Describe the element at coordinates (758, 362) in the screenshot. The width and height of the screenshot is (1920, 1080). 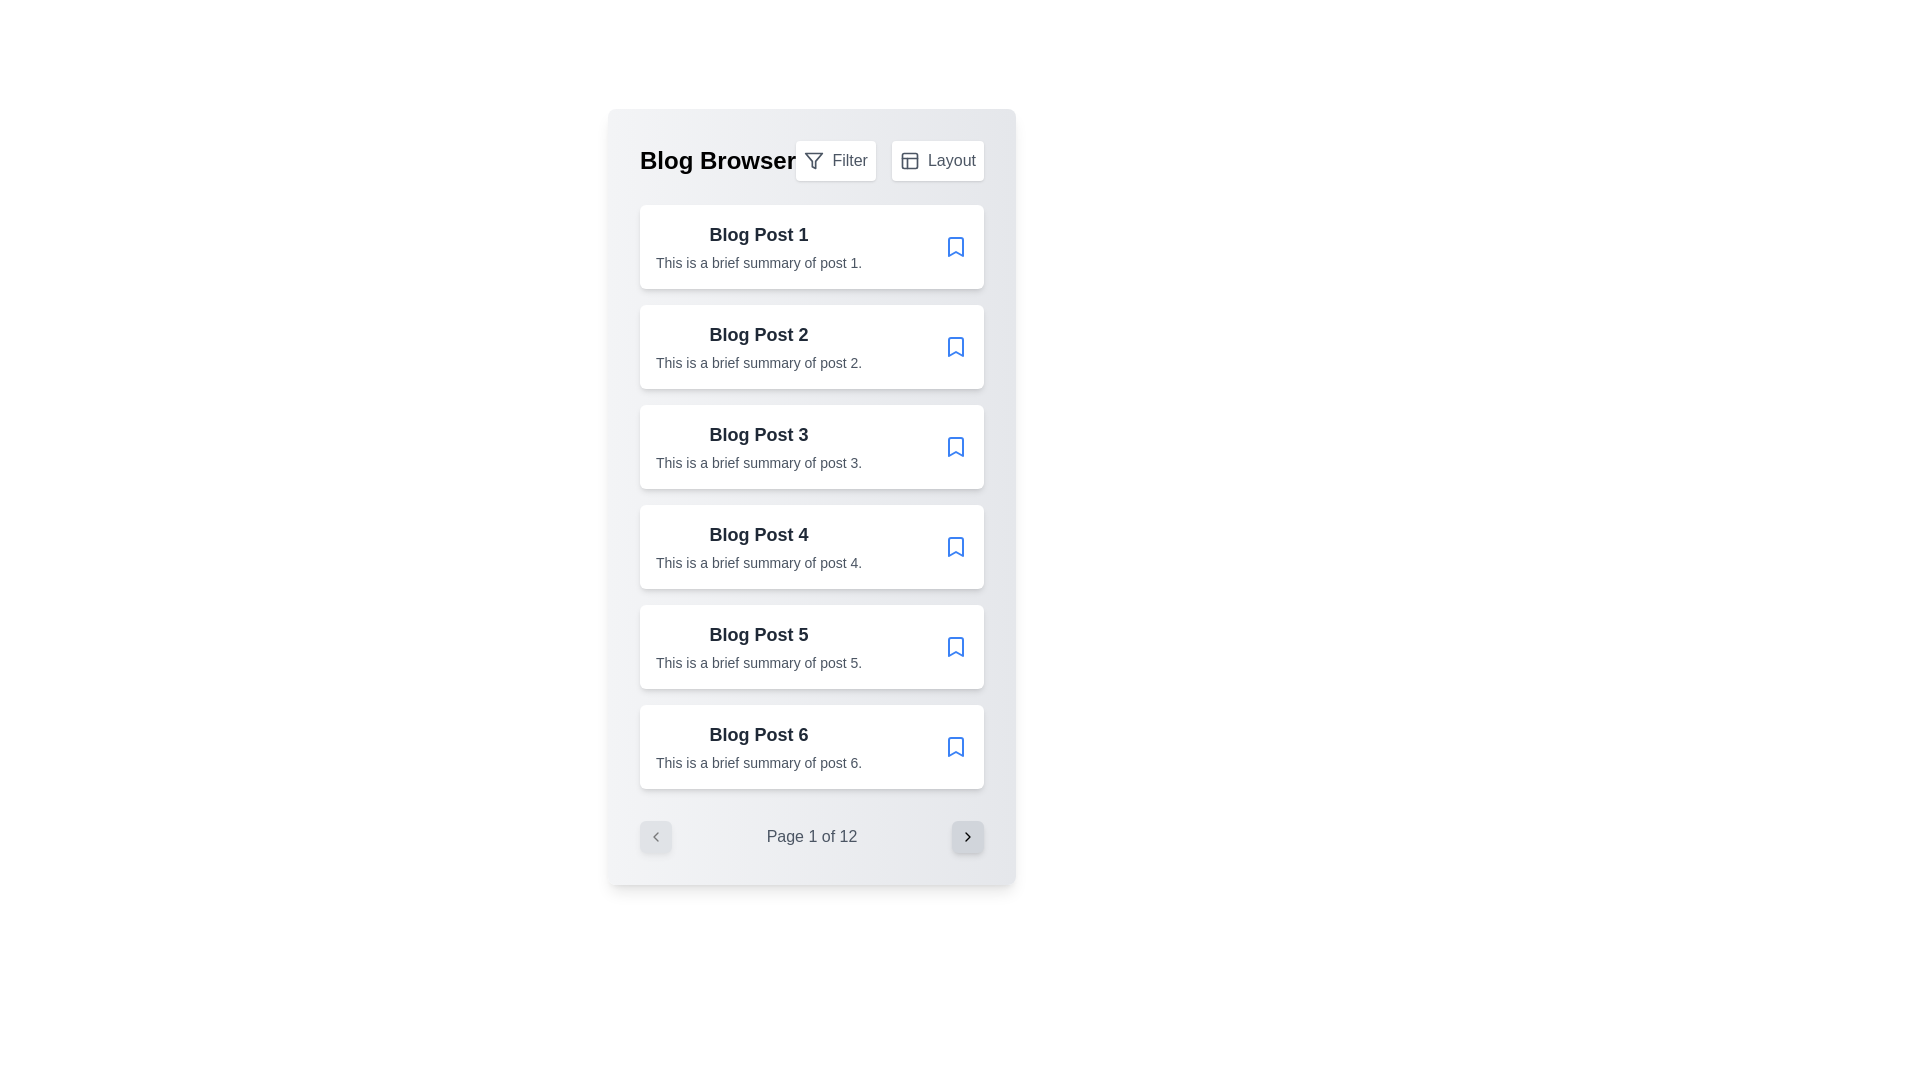
I see `text block styled in small gray font and italicized, containing the content: 'This is a brief summary of post 2.', located below the title 'Blog Post 2' in the second entry of a list of blog posts` at that location.